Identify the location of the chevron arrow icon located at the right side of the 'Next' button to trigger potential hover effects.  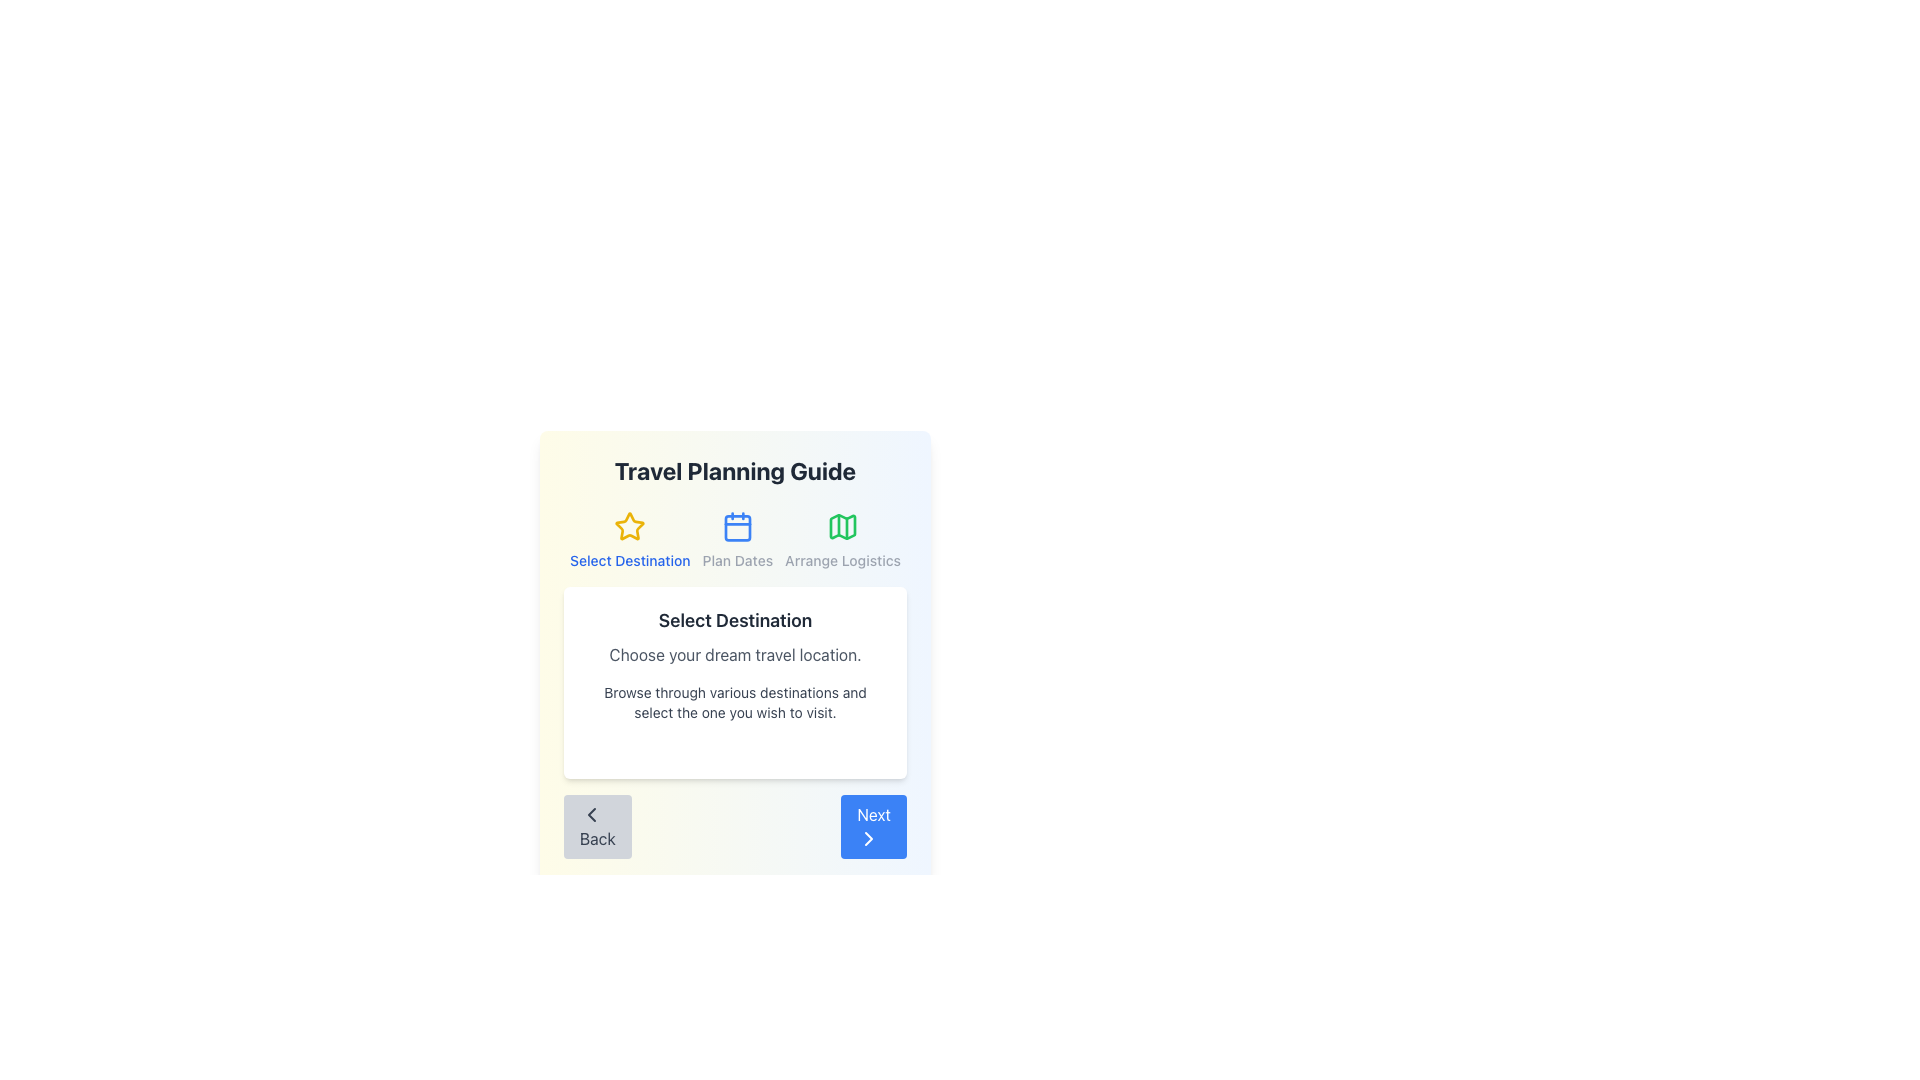
(869, 839).